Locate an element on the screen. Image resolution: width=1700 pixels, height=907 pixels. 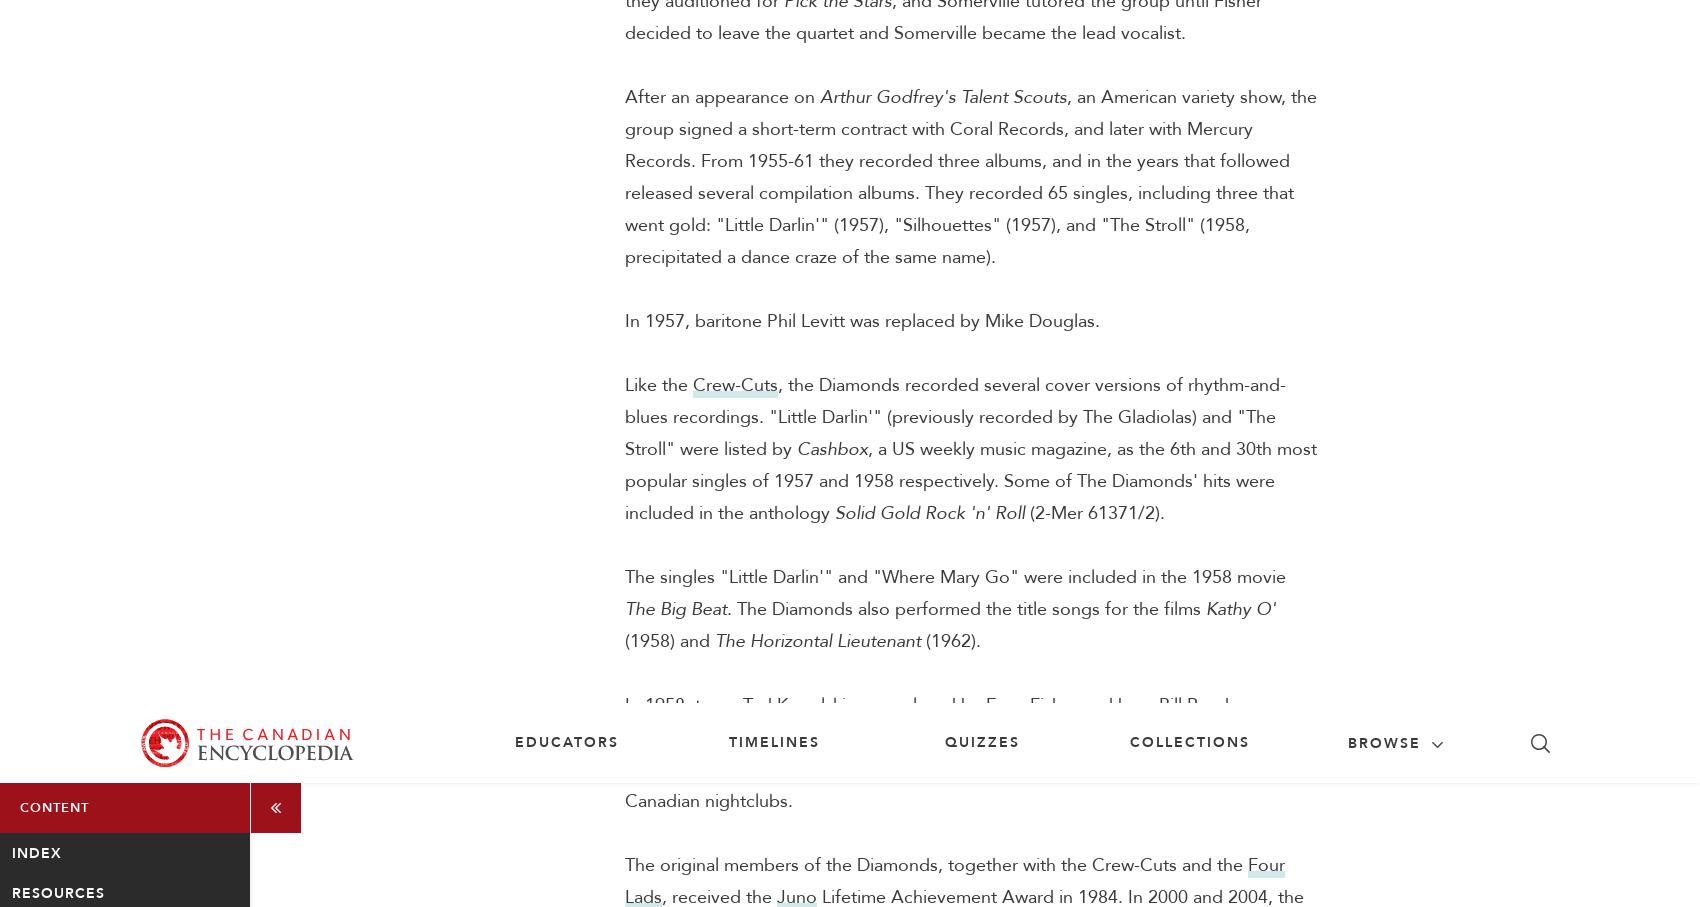
'Citizenship challenge' is located at coordinates (1329, 876).